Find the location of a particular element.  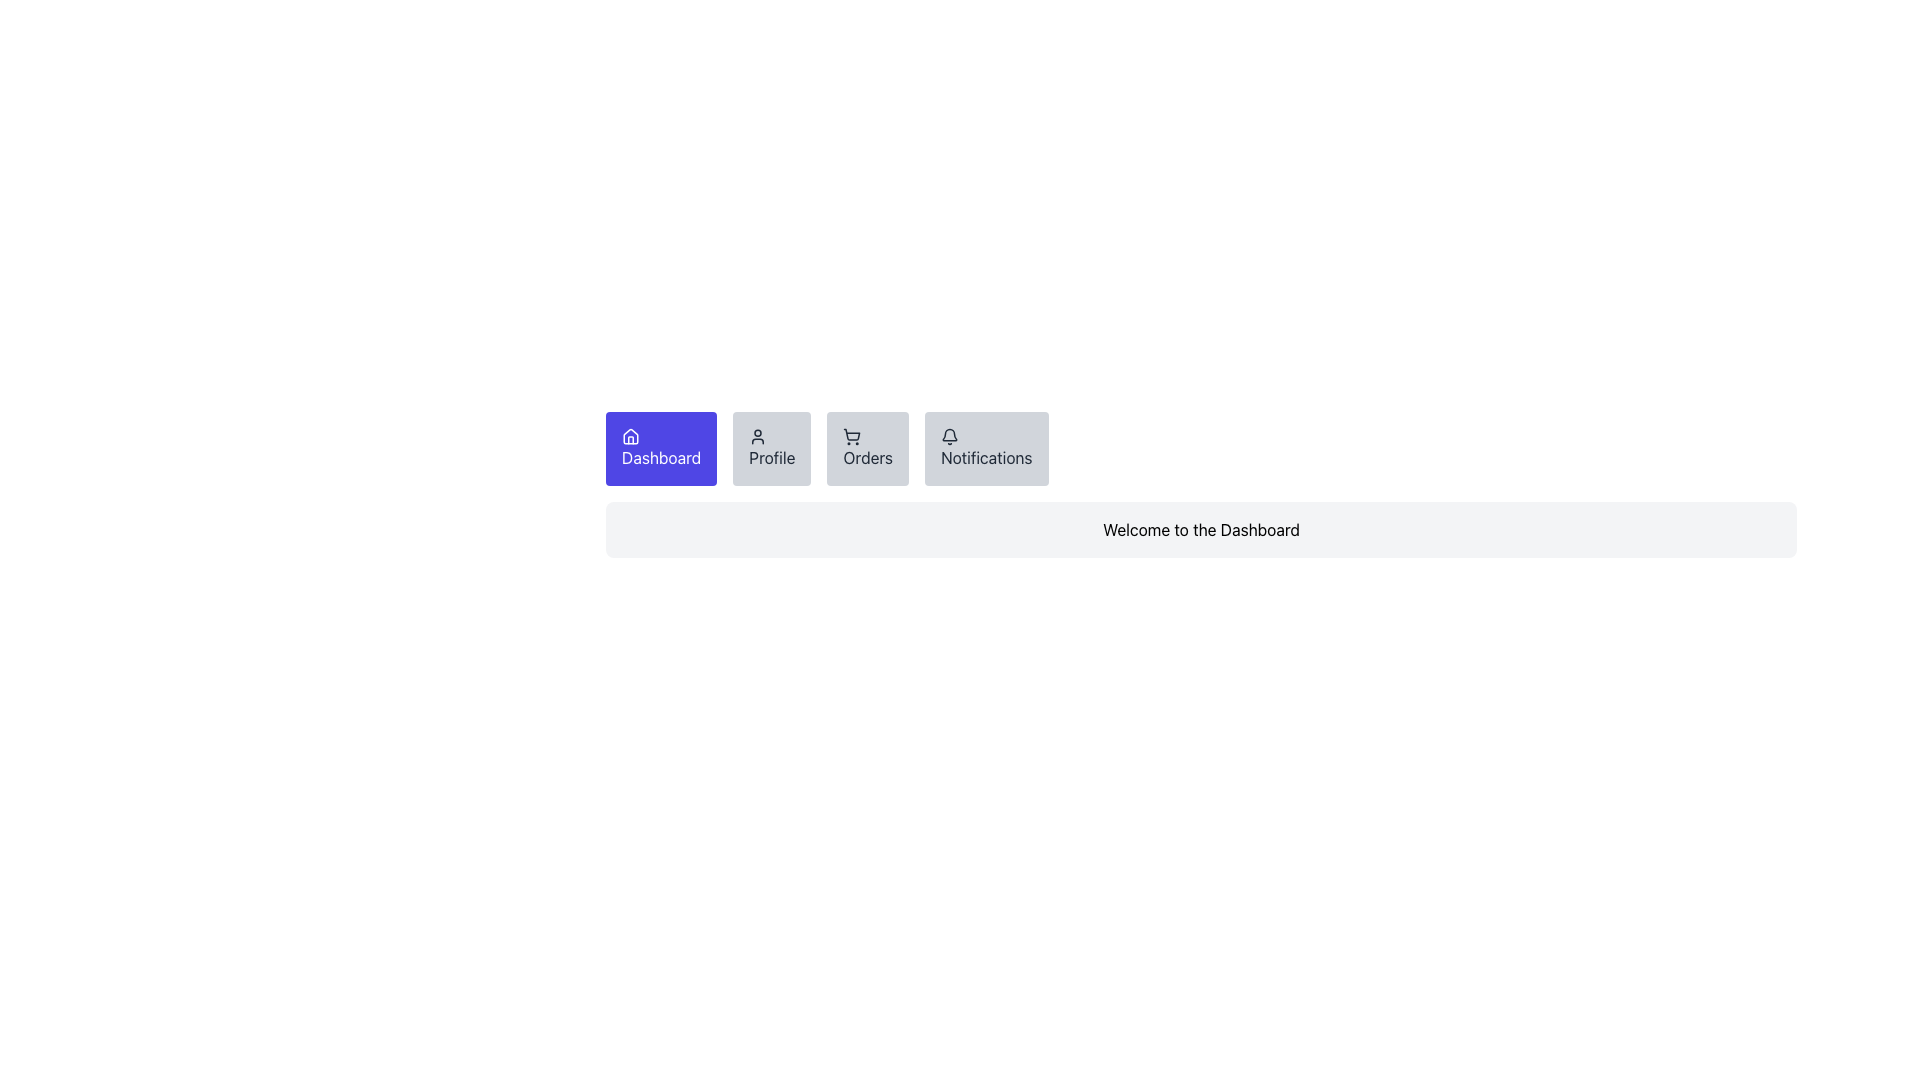

the text block displaying 'Welcome to the Dashboard', which has a light gray background and is located below the tab-like buttons for Dashboard, Profile, Orders, and Notifications is located at coordinates (1200, 528).